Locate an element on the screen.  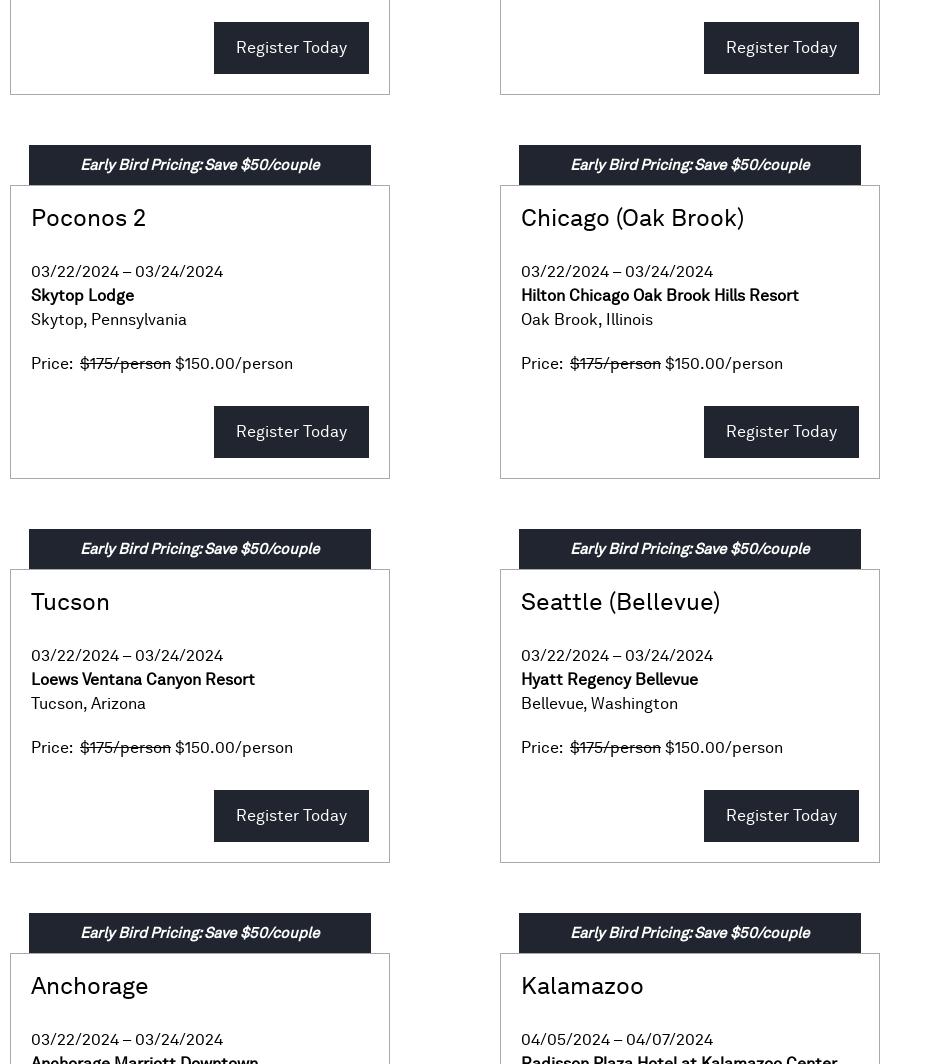
'Anchorage' is located at coordinates (30, 985).